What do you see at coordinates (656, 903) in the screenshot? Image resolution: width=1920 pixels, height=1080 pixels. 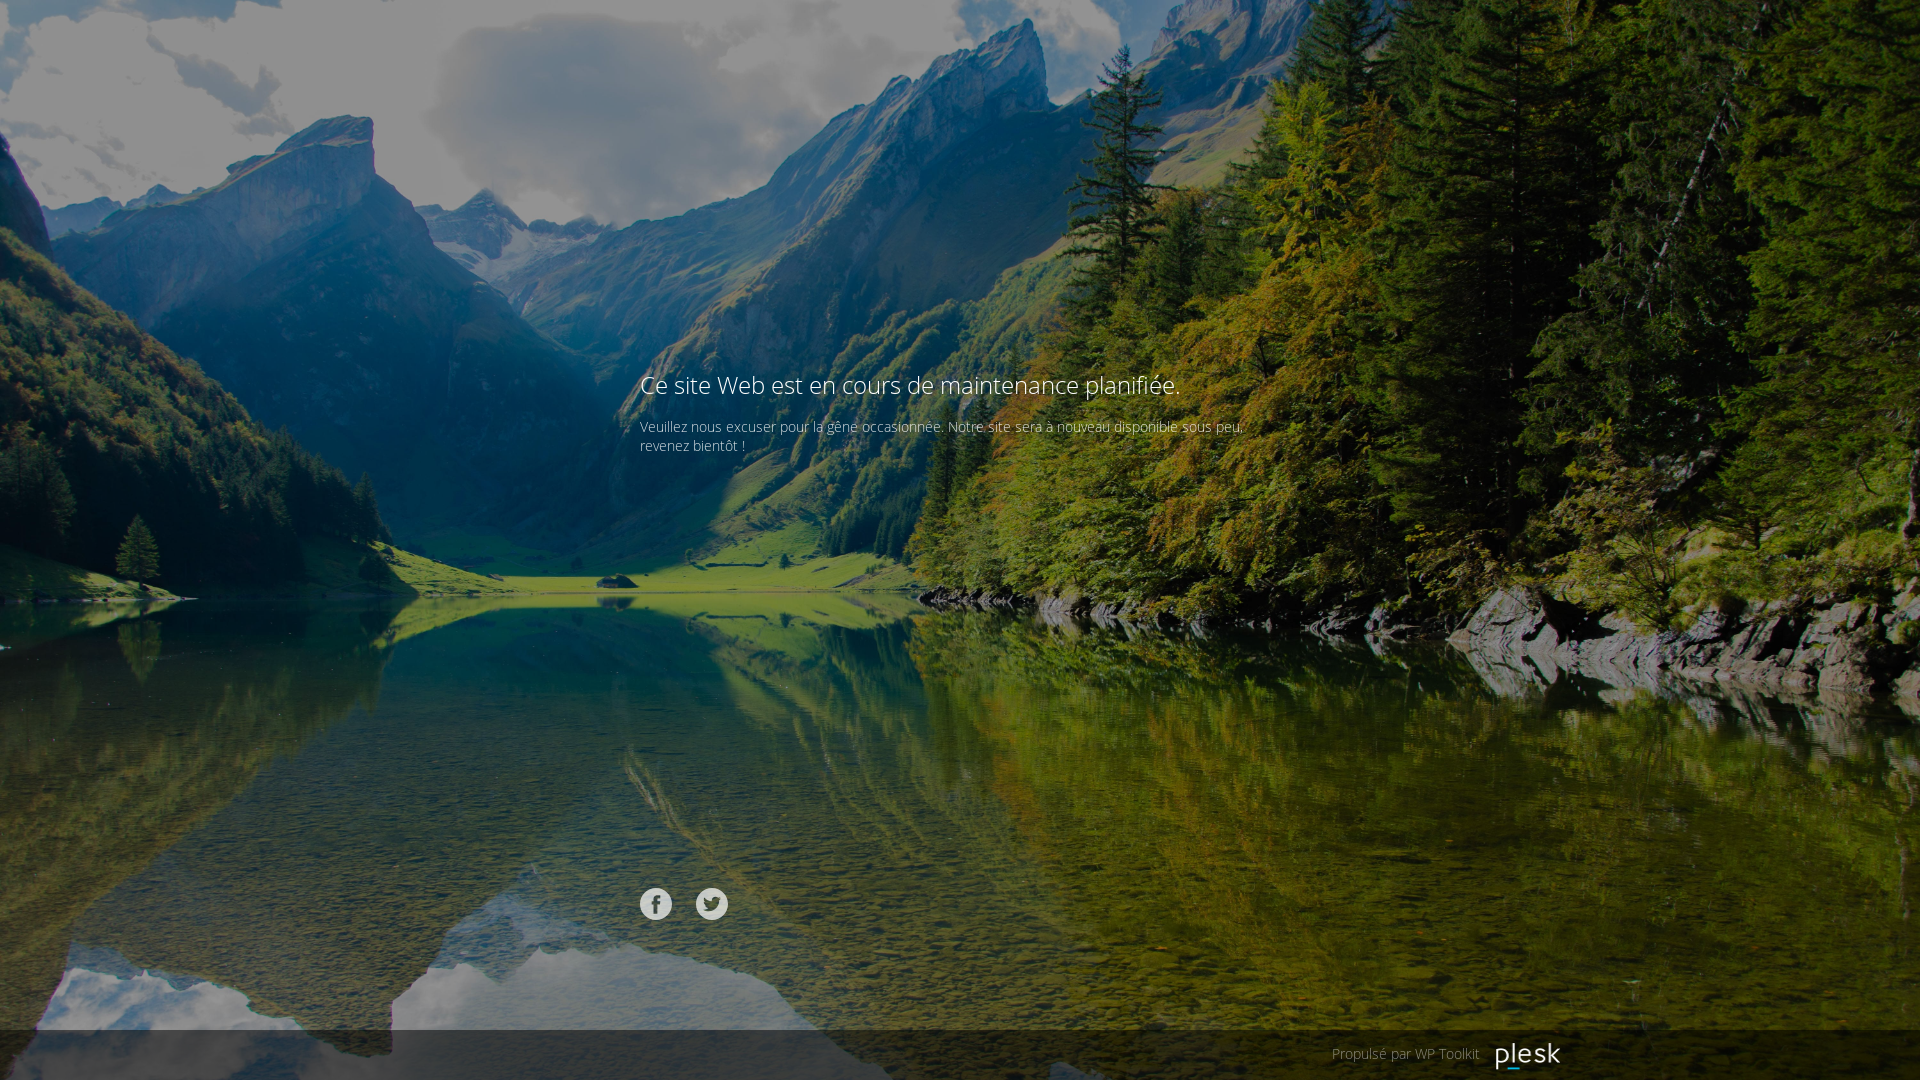 I see `'Facebook'` at bounding box center [656, 903].